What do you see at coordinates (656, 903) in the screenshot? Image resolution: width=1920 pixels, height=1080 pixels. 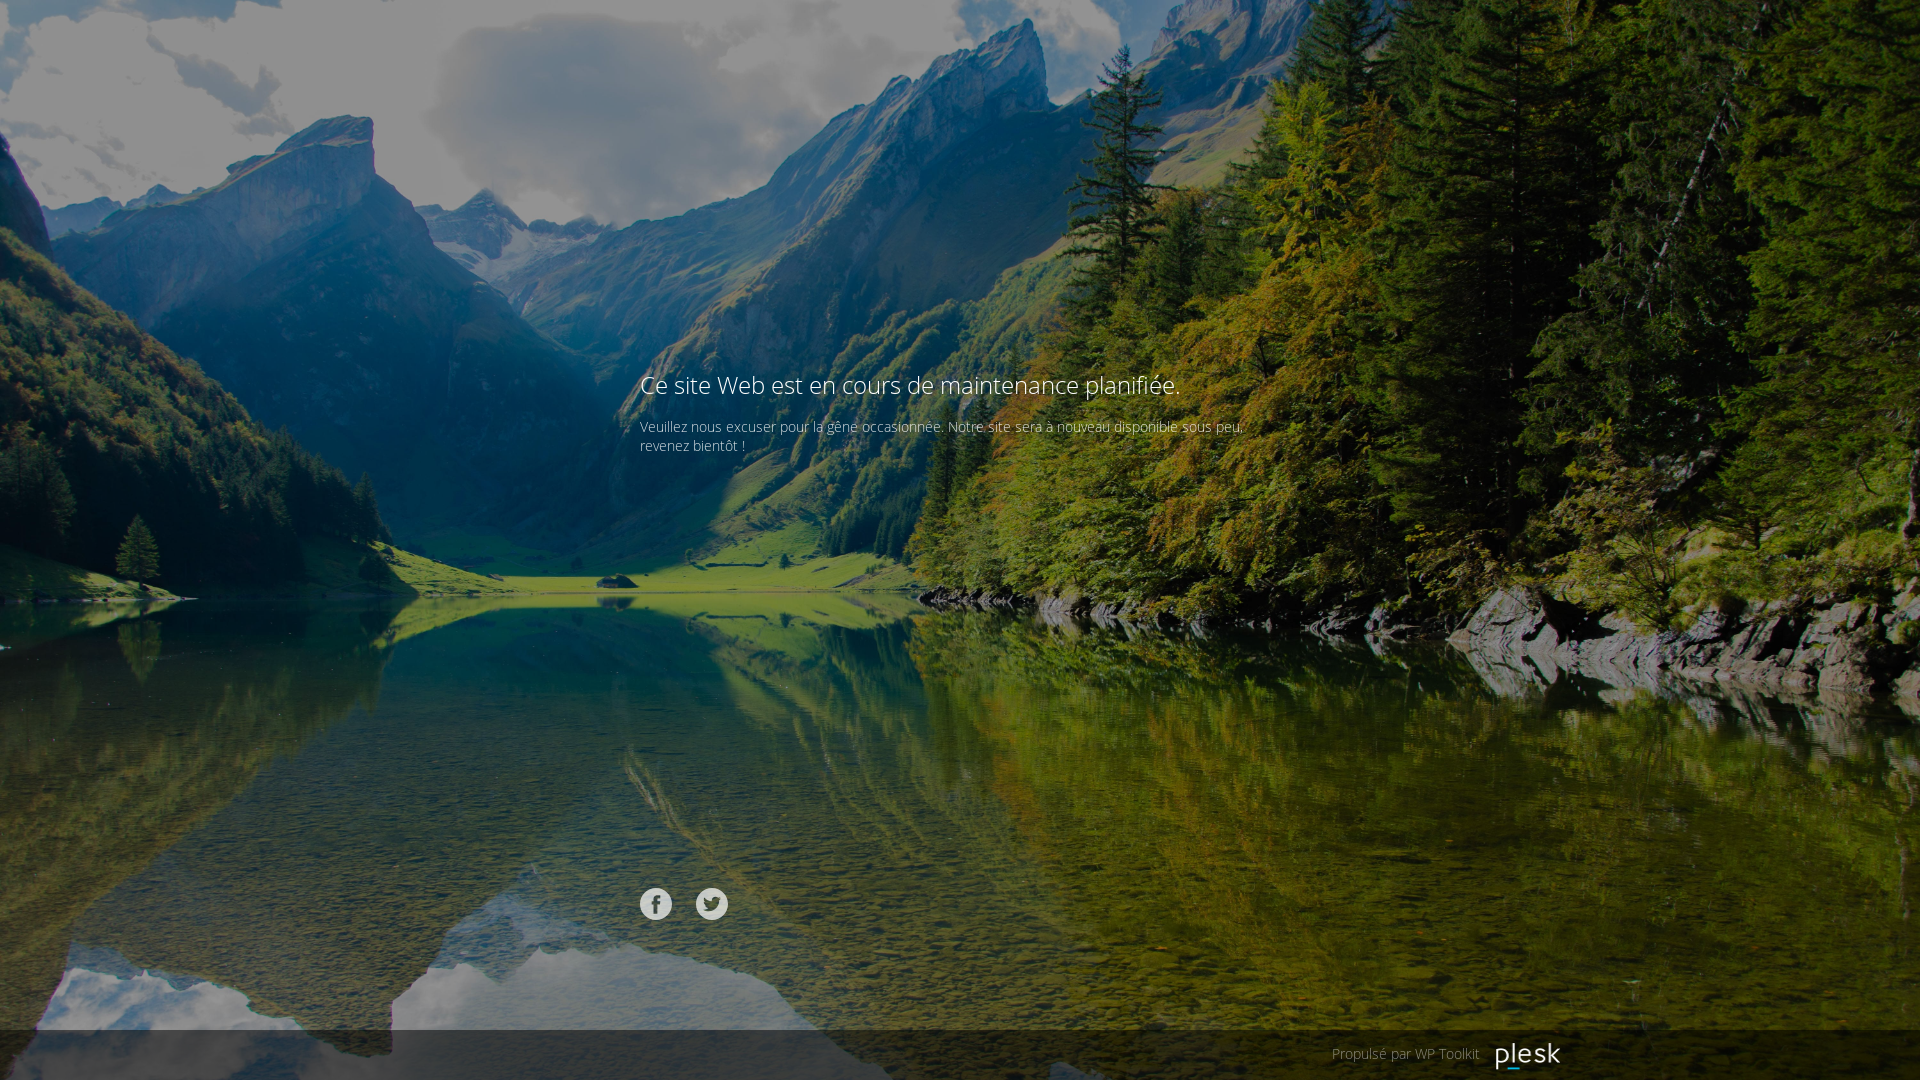 I see `'Facebook'` at bounding box center [656, 903].